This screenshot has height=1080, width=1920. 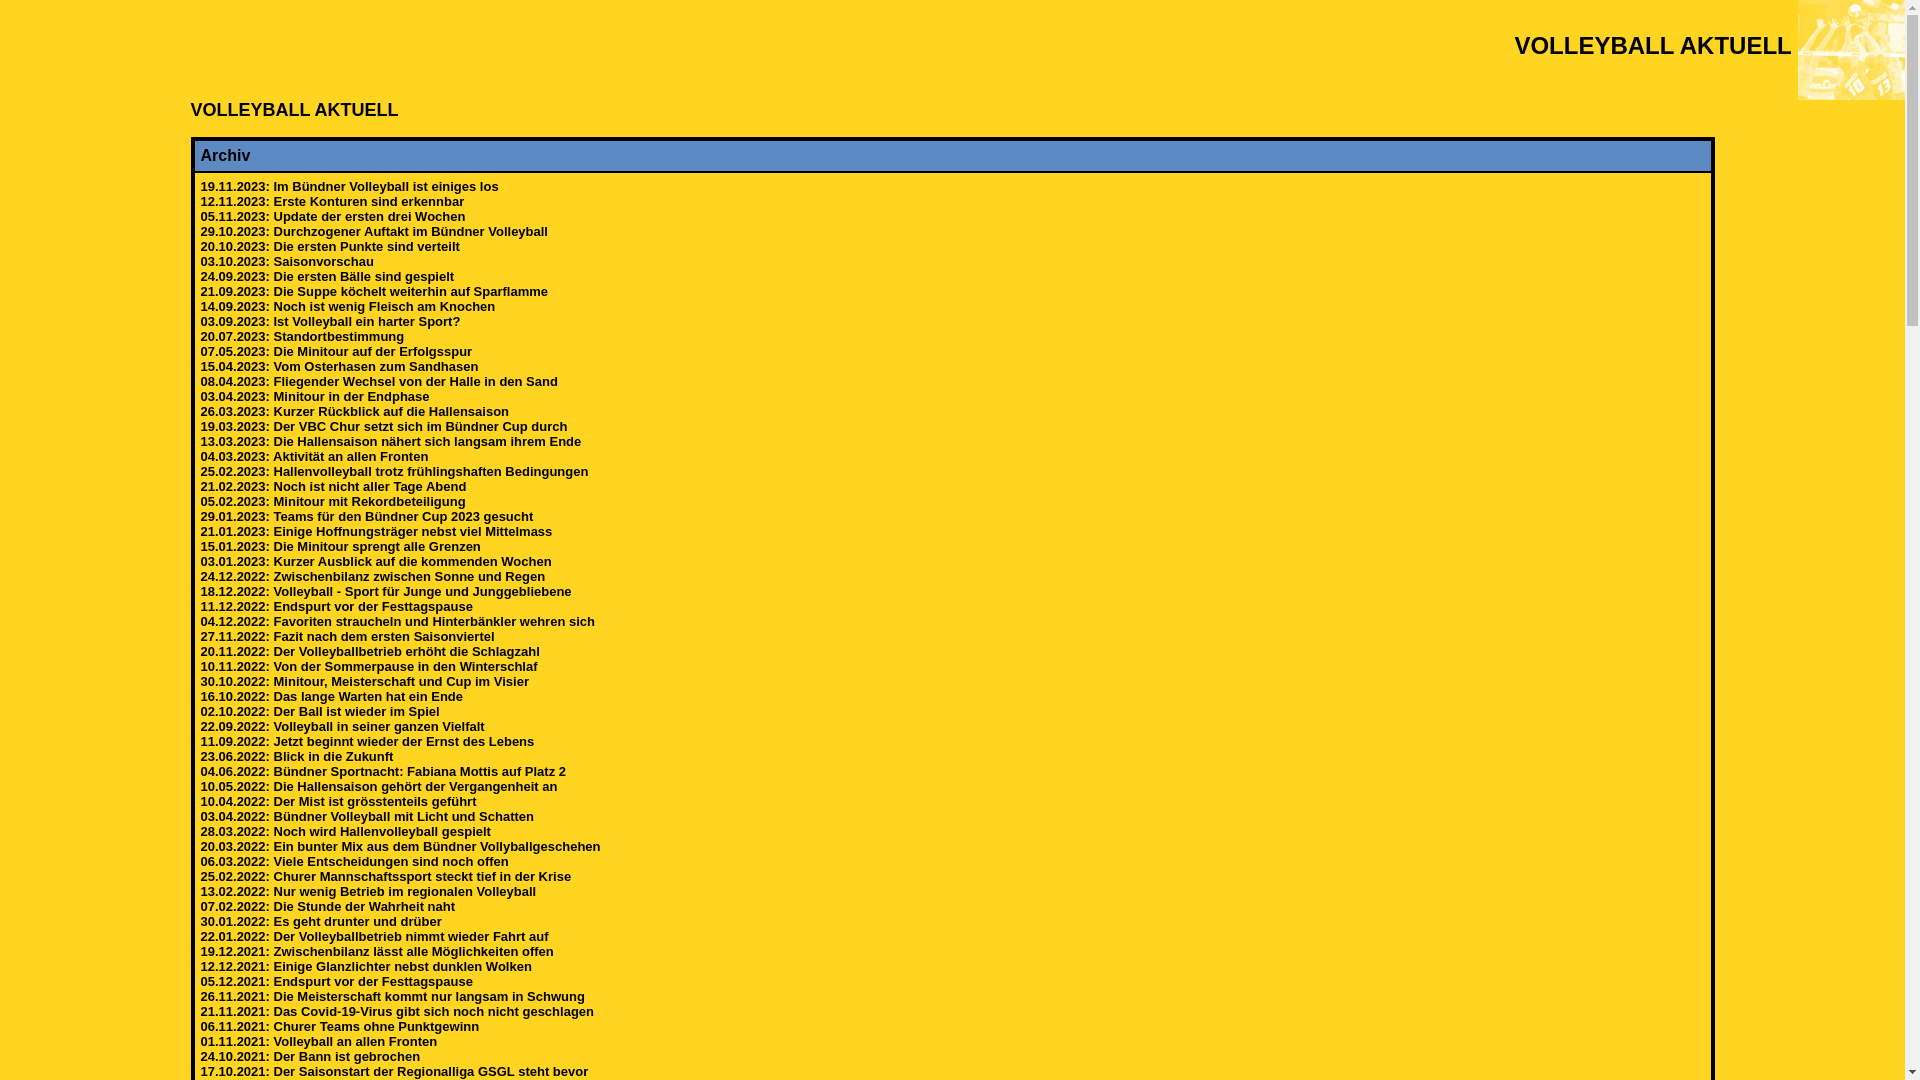 I want to click on '06.11.2021: Churer Teams ohne Punktgewinn', so click(x=200, y=1026).